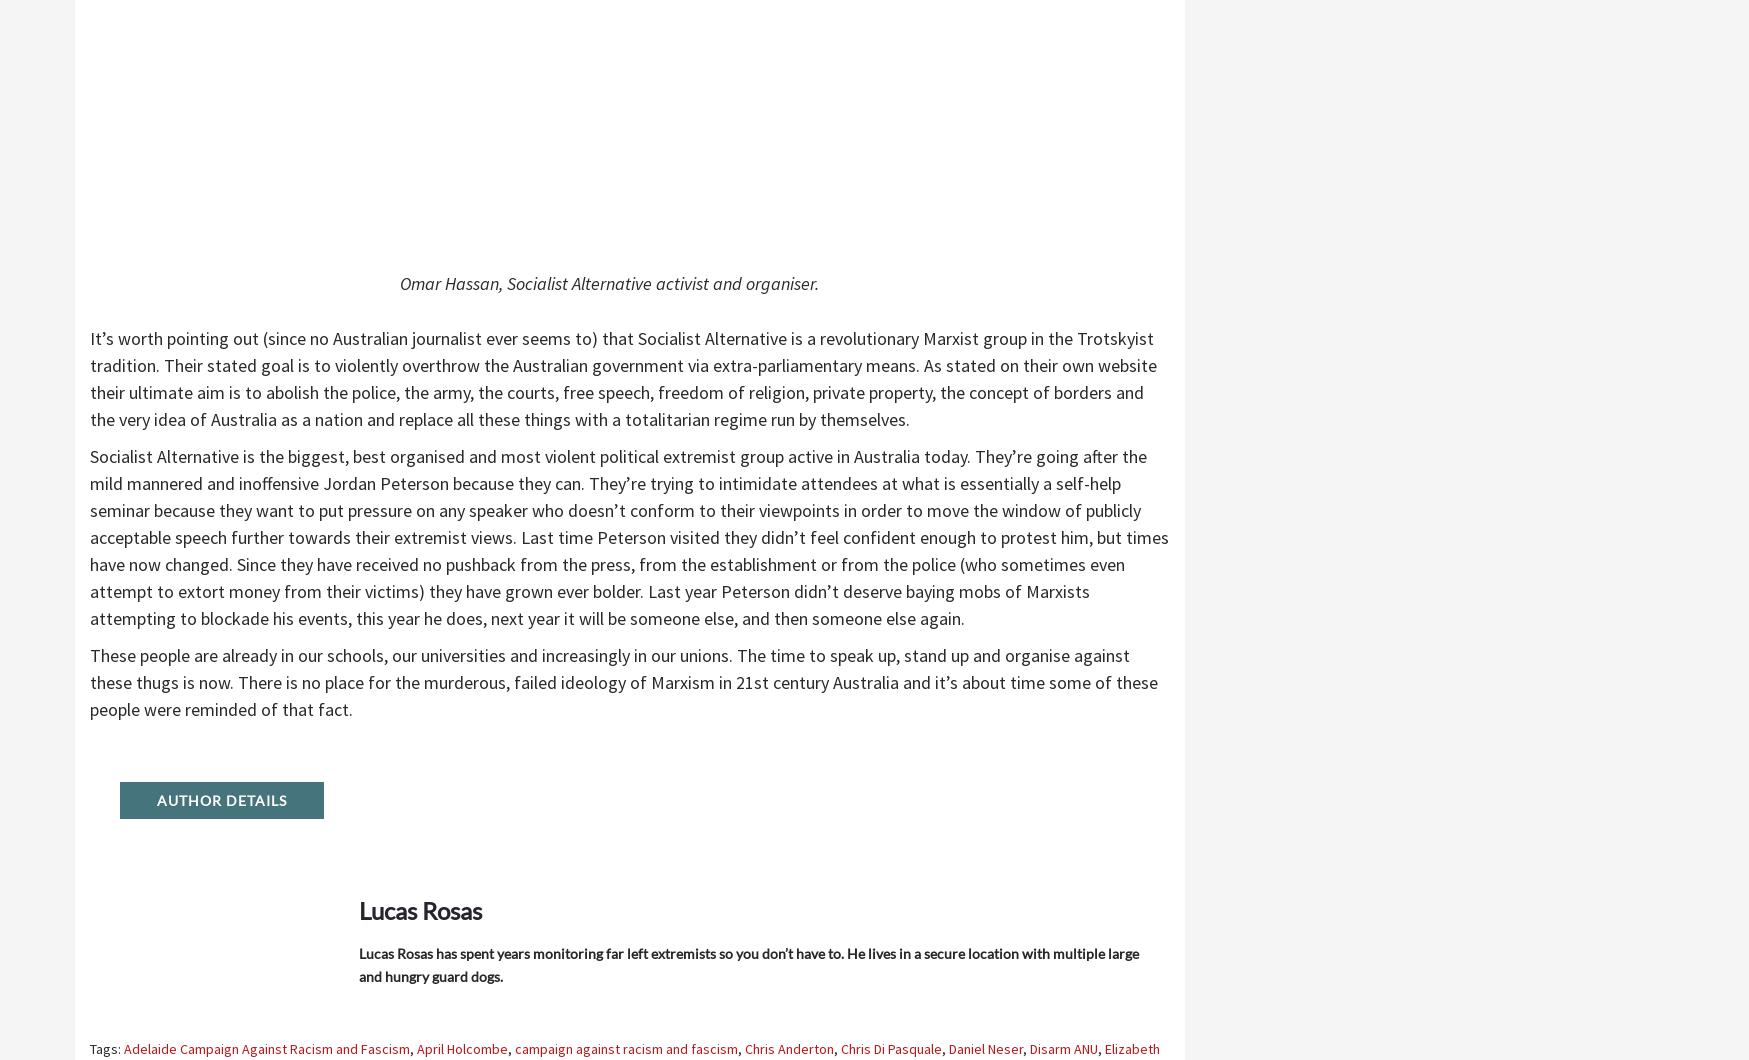 The image size is (1749, 1060). What do you see at coordinates (266, 1047) in the screenshot?
I see `'Adelaide Campaign Against Racism and Fascism'` at bounding box center [266, 1047].